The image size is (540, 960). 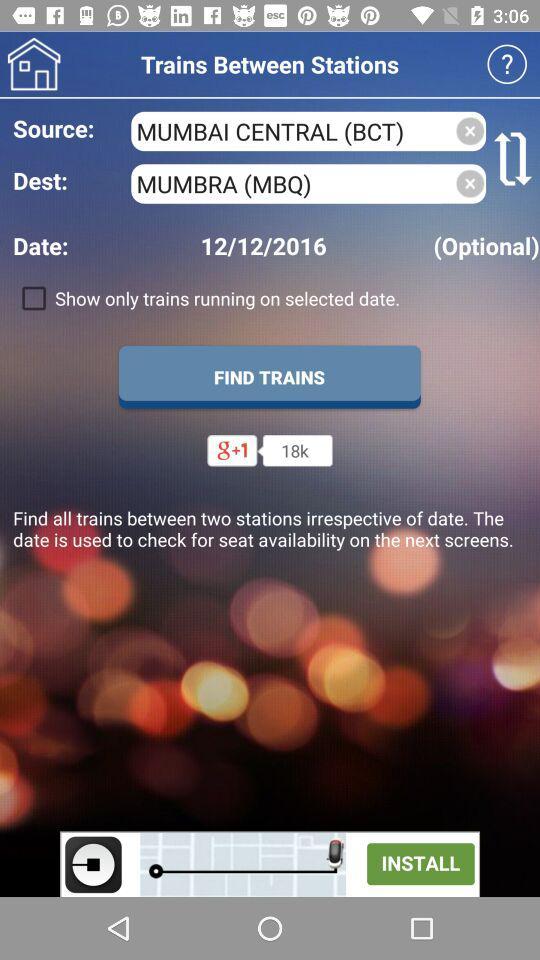 What do you see at coordinates (470, 130) in the screenshot?
I see `the close icon` at bounding box center [470, 130].